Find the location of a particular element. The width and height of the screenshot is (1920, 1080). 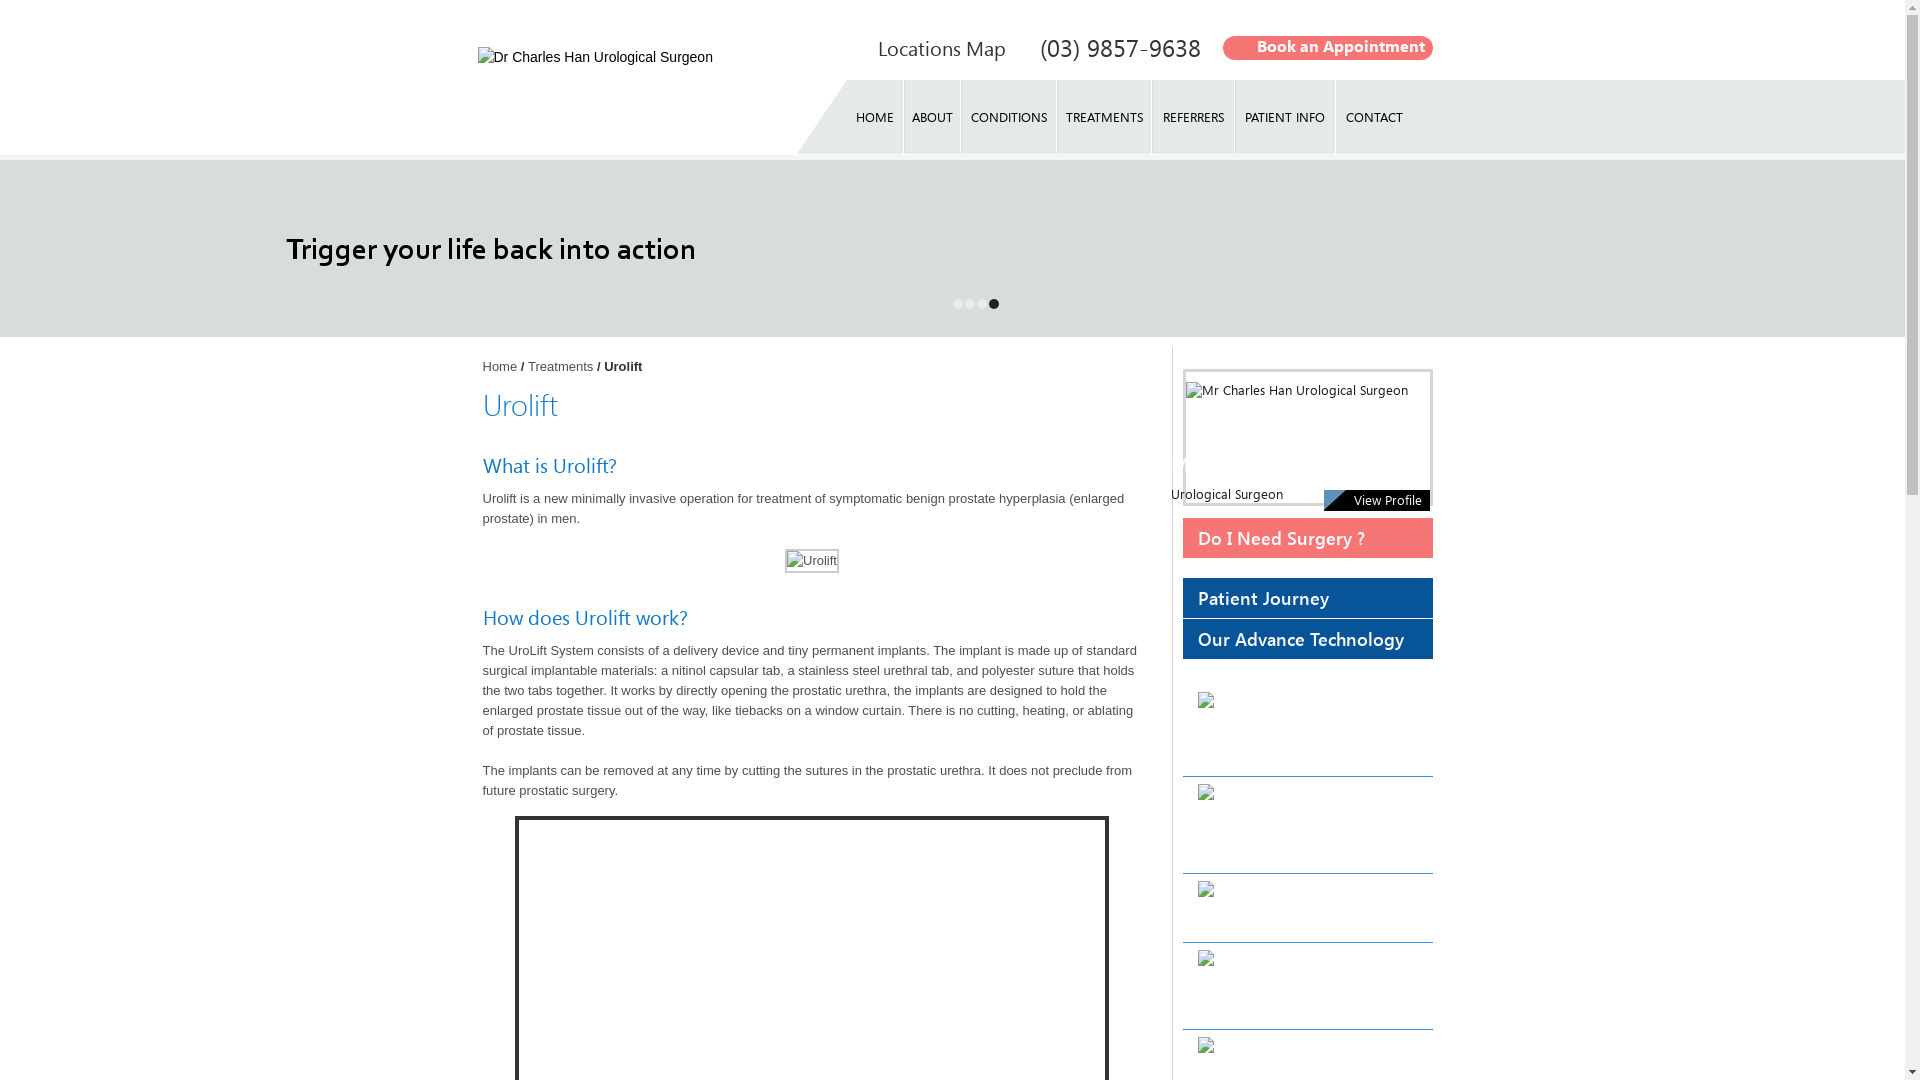

'Do I Need Surgery ?' is located at coordinates (1181, 536).